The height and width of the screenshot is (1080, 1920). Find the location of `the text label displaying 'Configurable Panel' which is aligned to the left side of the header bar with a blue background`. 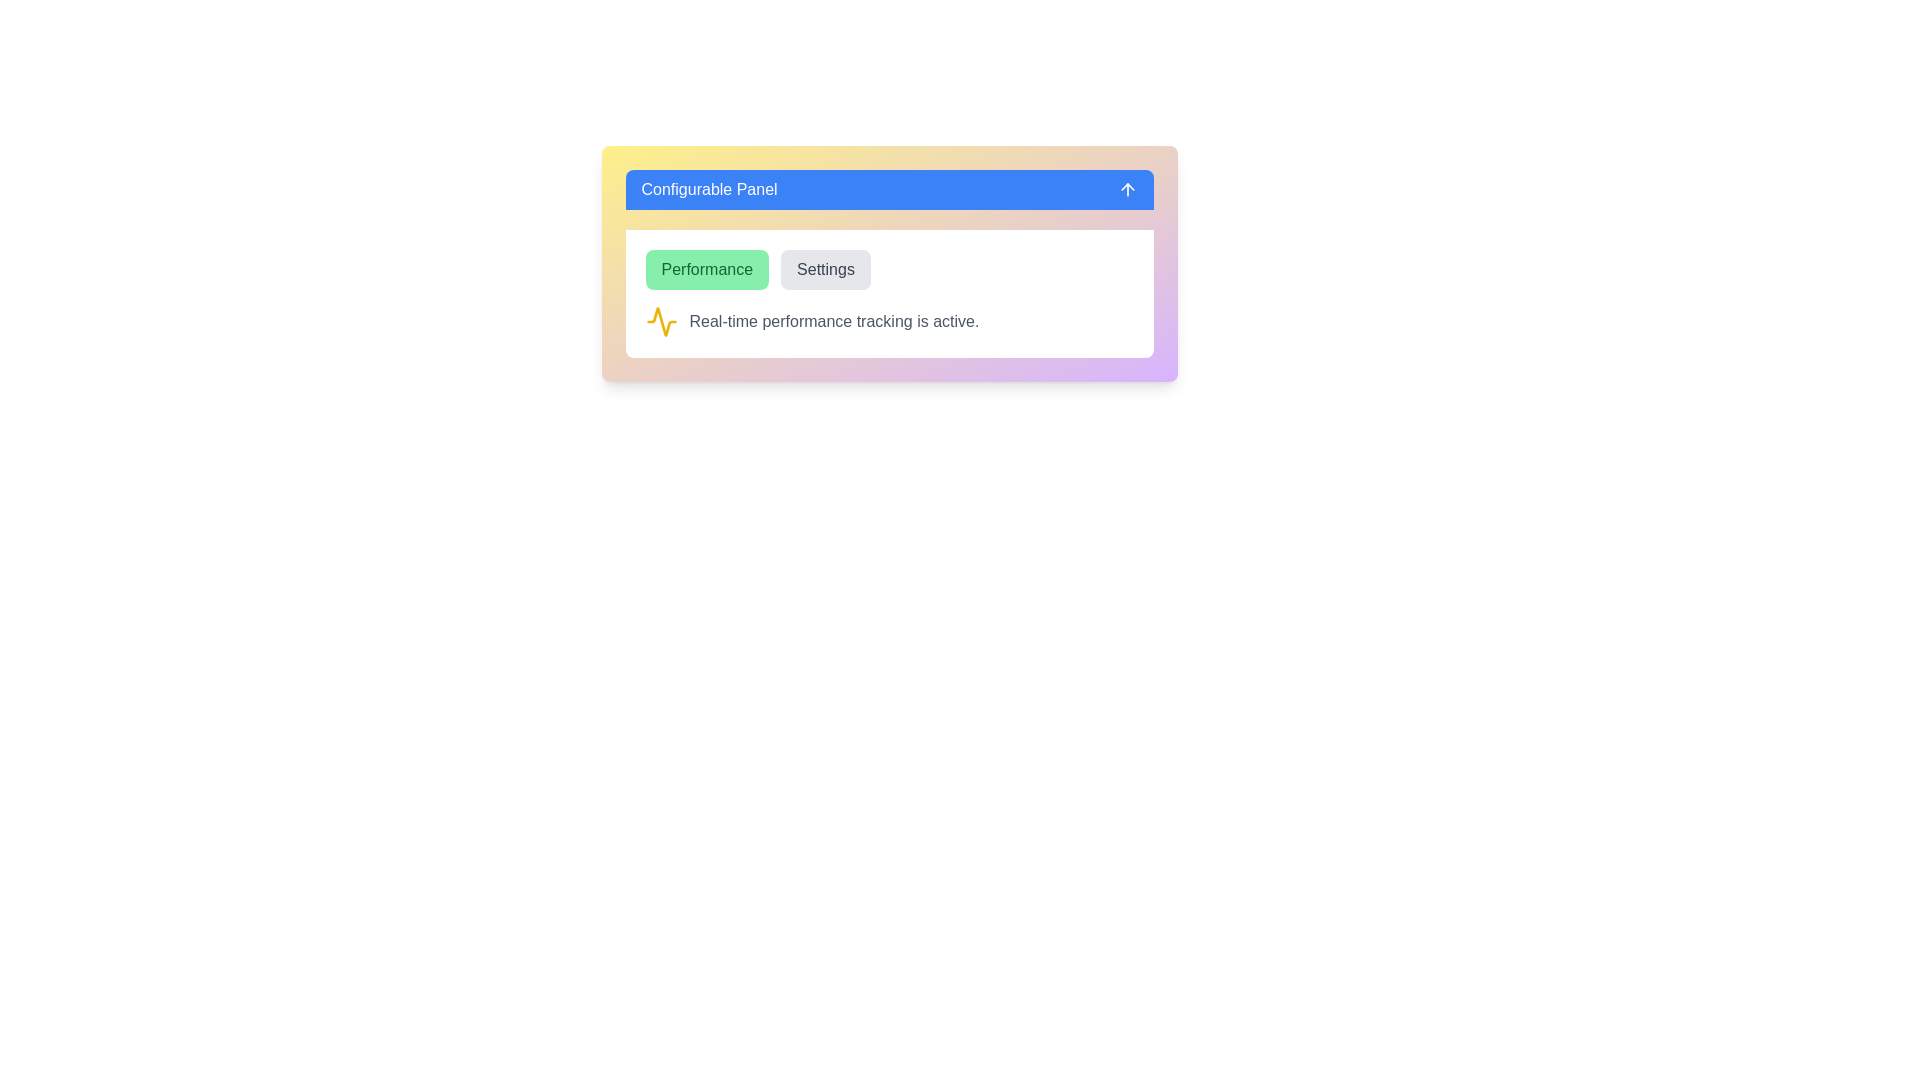

the text label displaying 'Configurable Panel' which is aligned to the left side of the header bar with a blue background is located at coordinates (709, 189).